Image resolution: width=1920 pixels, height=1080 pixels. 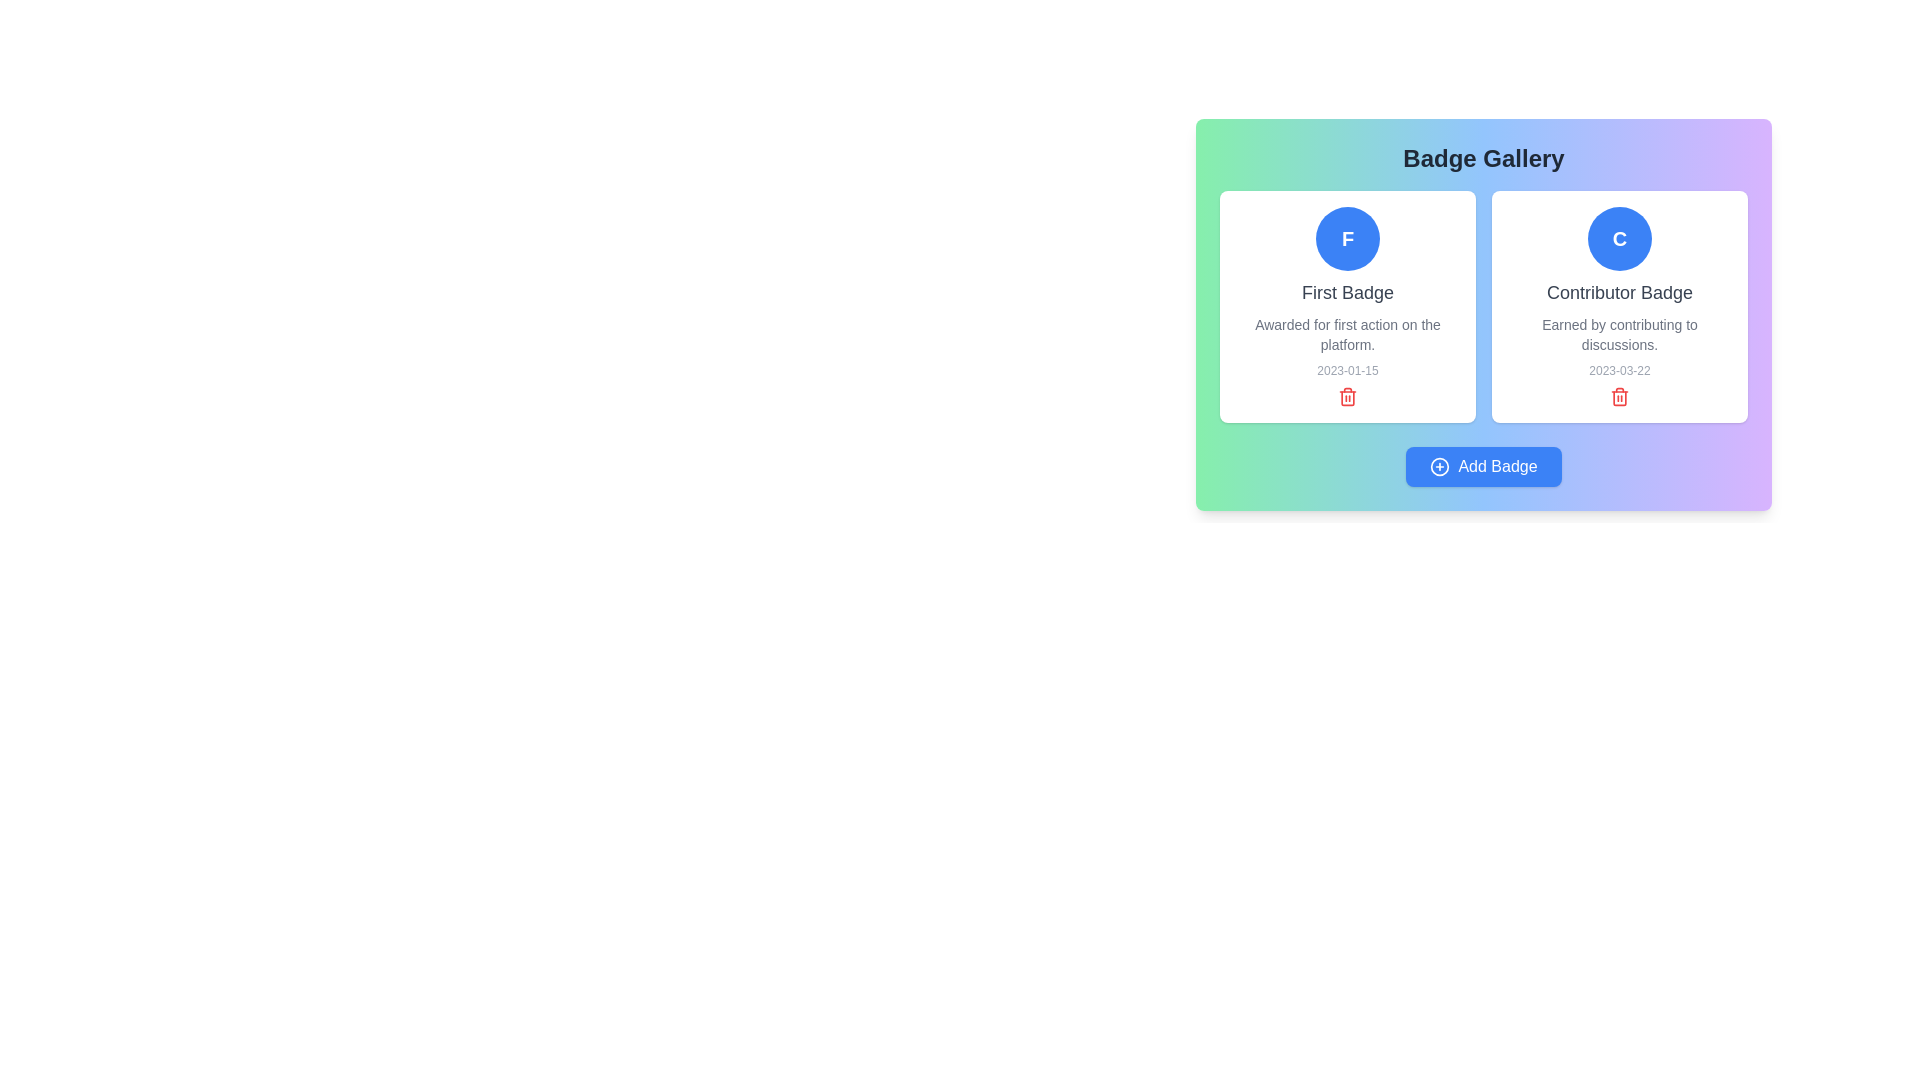 What do you see at coordinates (1348, 370) in the screenshot?
I see `the date display label located at the bottom of the left badge card in the 'Badge Gallery' section, which indicates when the badge was awarded` at bounding box center [1348, 370].